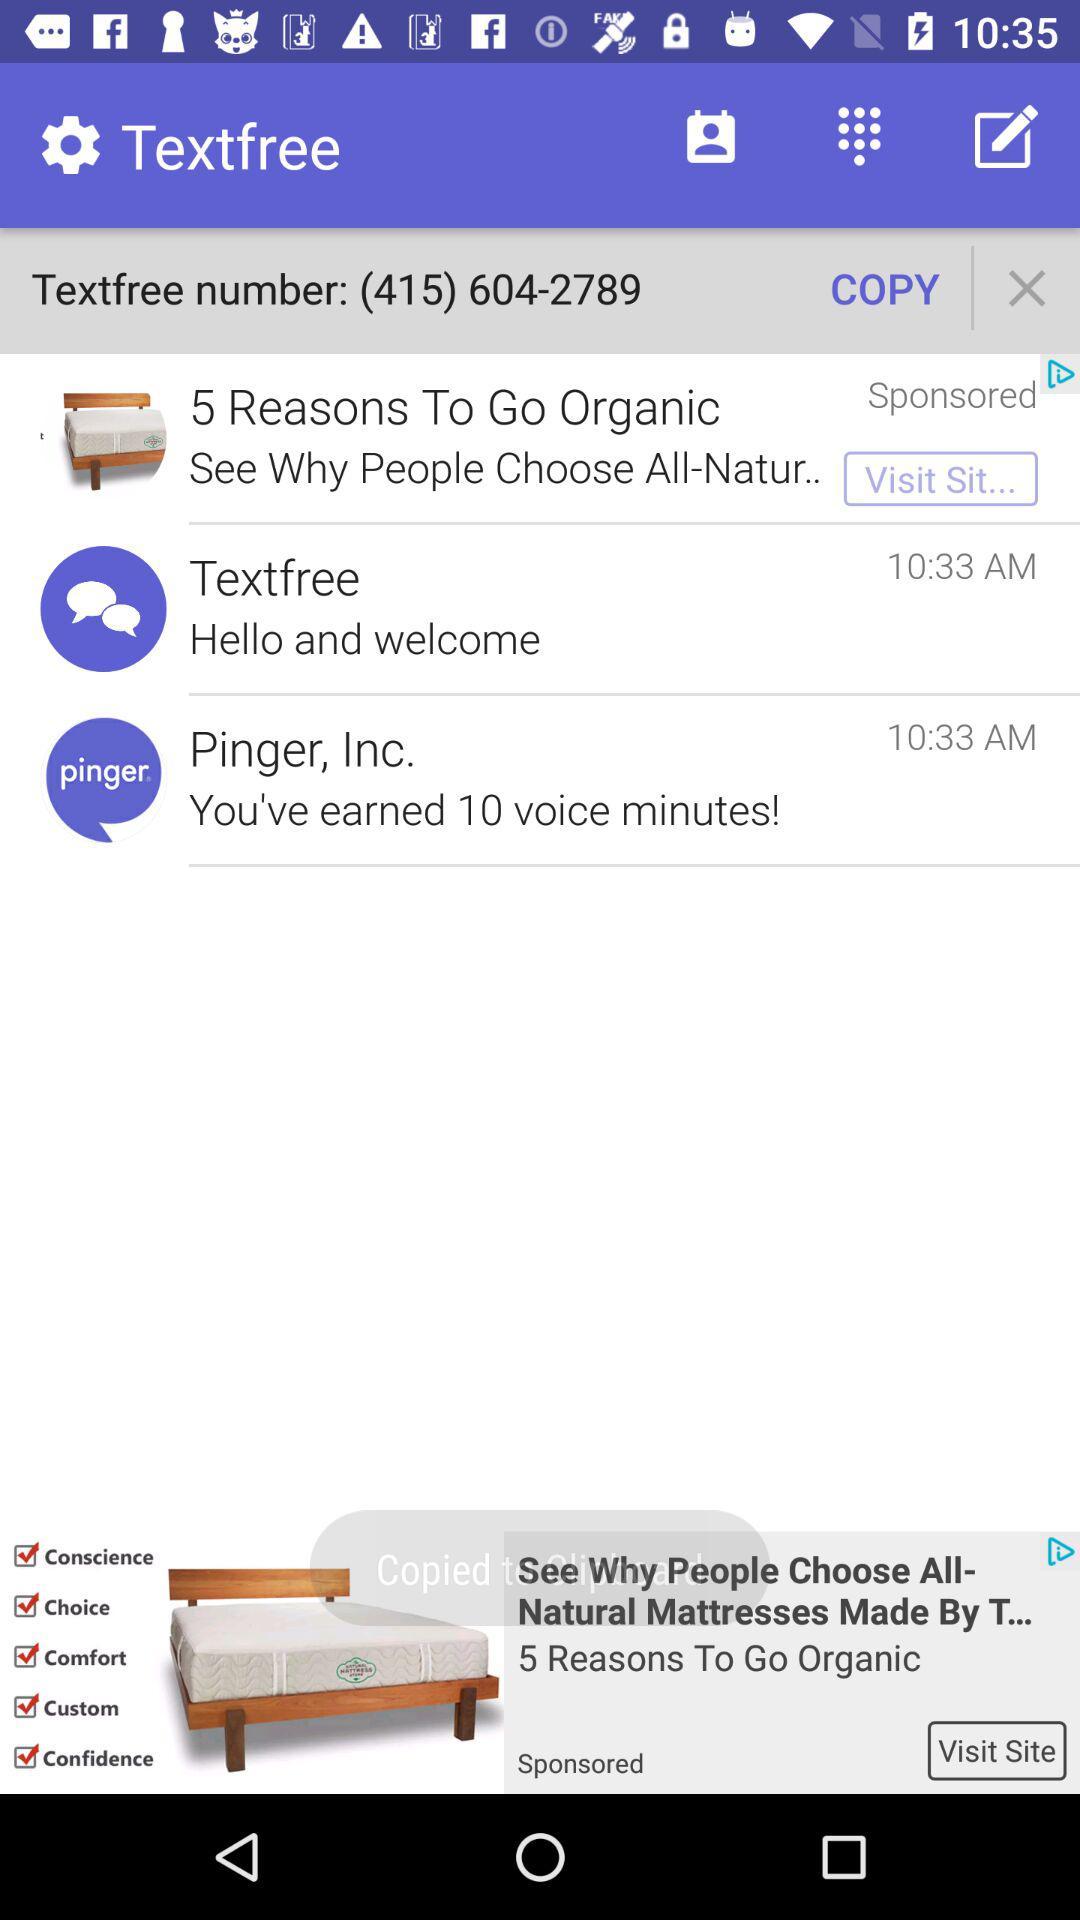 The width and height of the screenshot is (1080, 1920). What do you see at coordinates (1059, 374) in the screenshot?
I see `icon next to sponsored at top right corner of the page` at bounding box center [1059, 374].